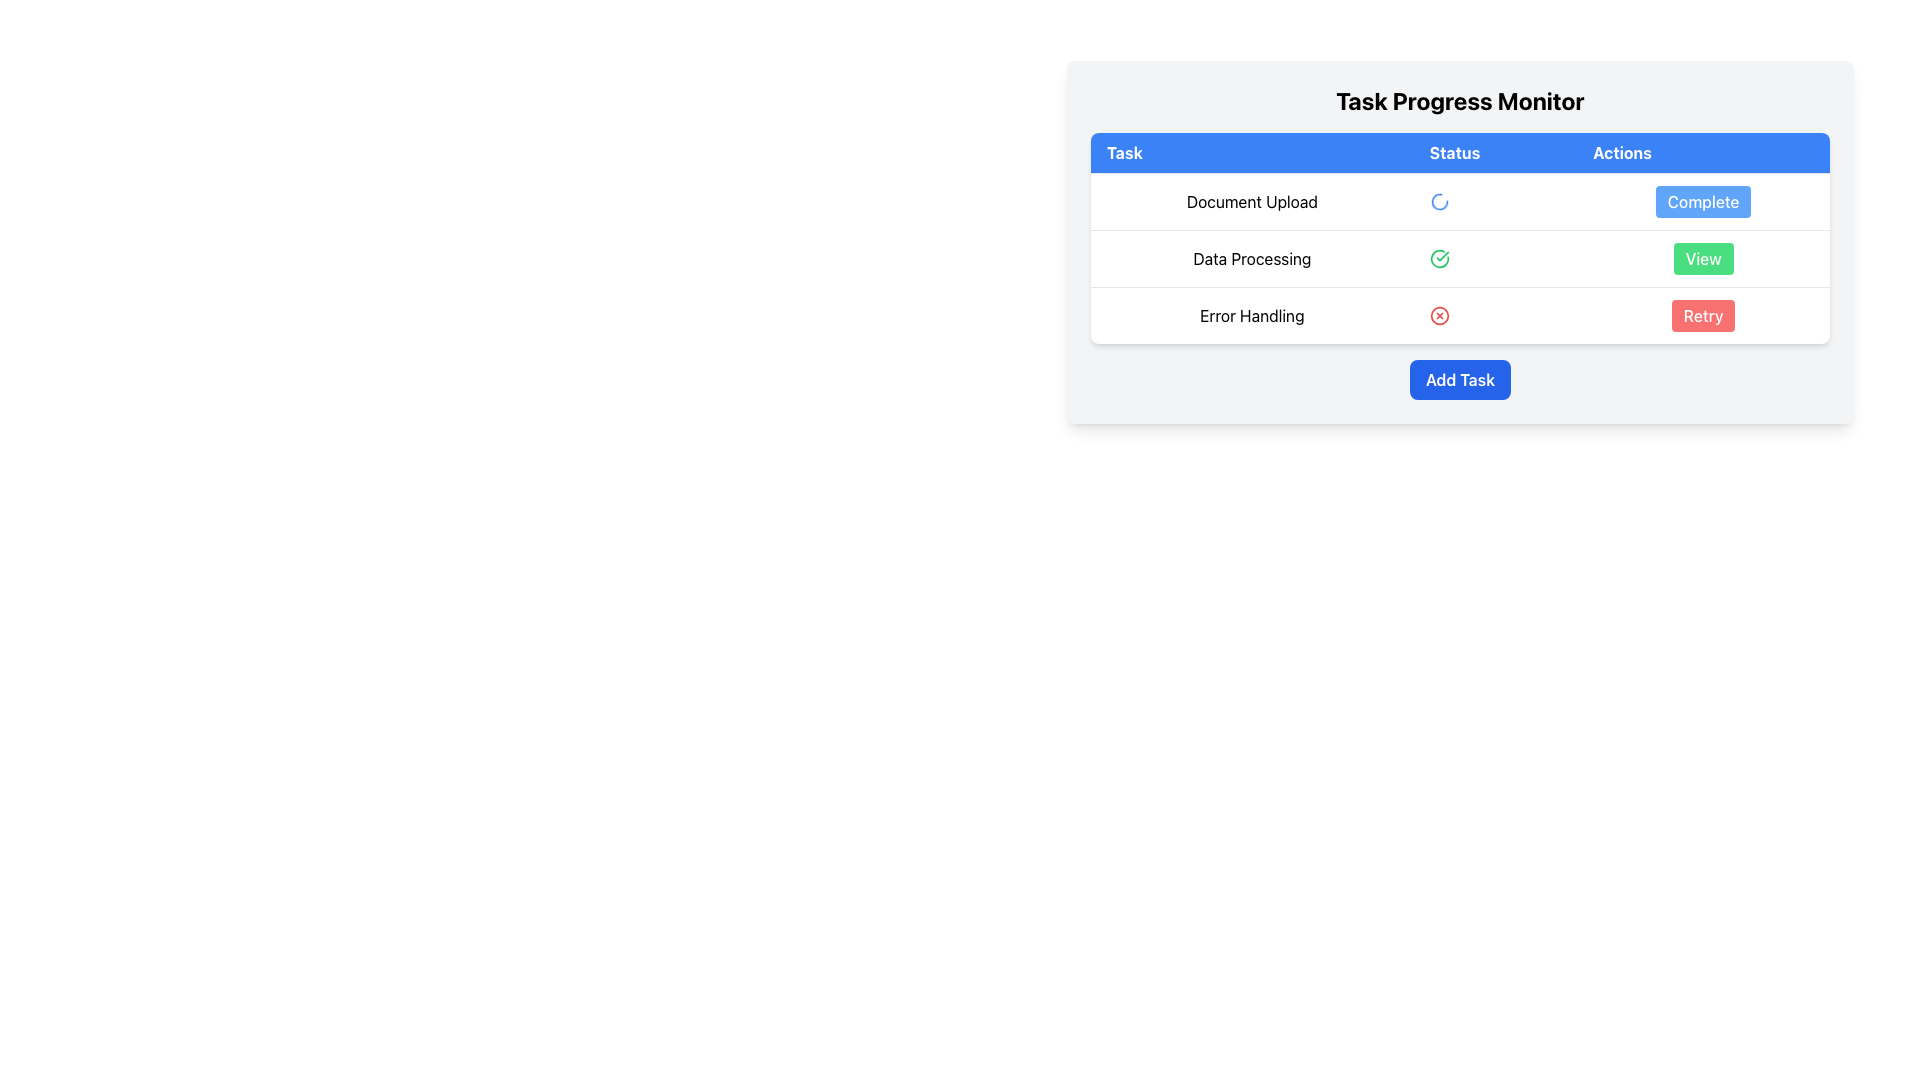 The height and width of the screenshot is (1080, 1920). What do you see at coordinates (1438, 257) in the screenshot?
I see `the status indicated by the green checkmark icon in the second row of the 'Task Progress Monitor' table under the 'Status' column` at bounding box center [1438, 257].